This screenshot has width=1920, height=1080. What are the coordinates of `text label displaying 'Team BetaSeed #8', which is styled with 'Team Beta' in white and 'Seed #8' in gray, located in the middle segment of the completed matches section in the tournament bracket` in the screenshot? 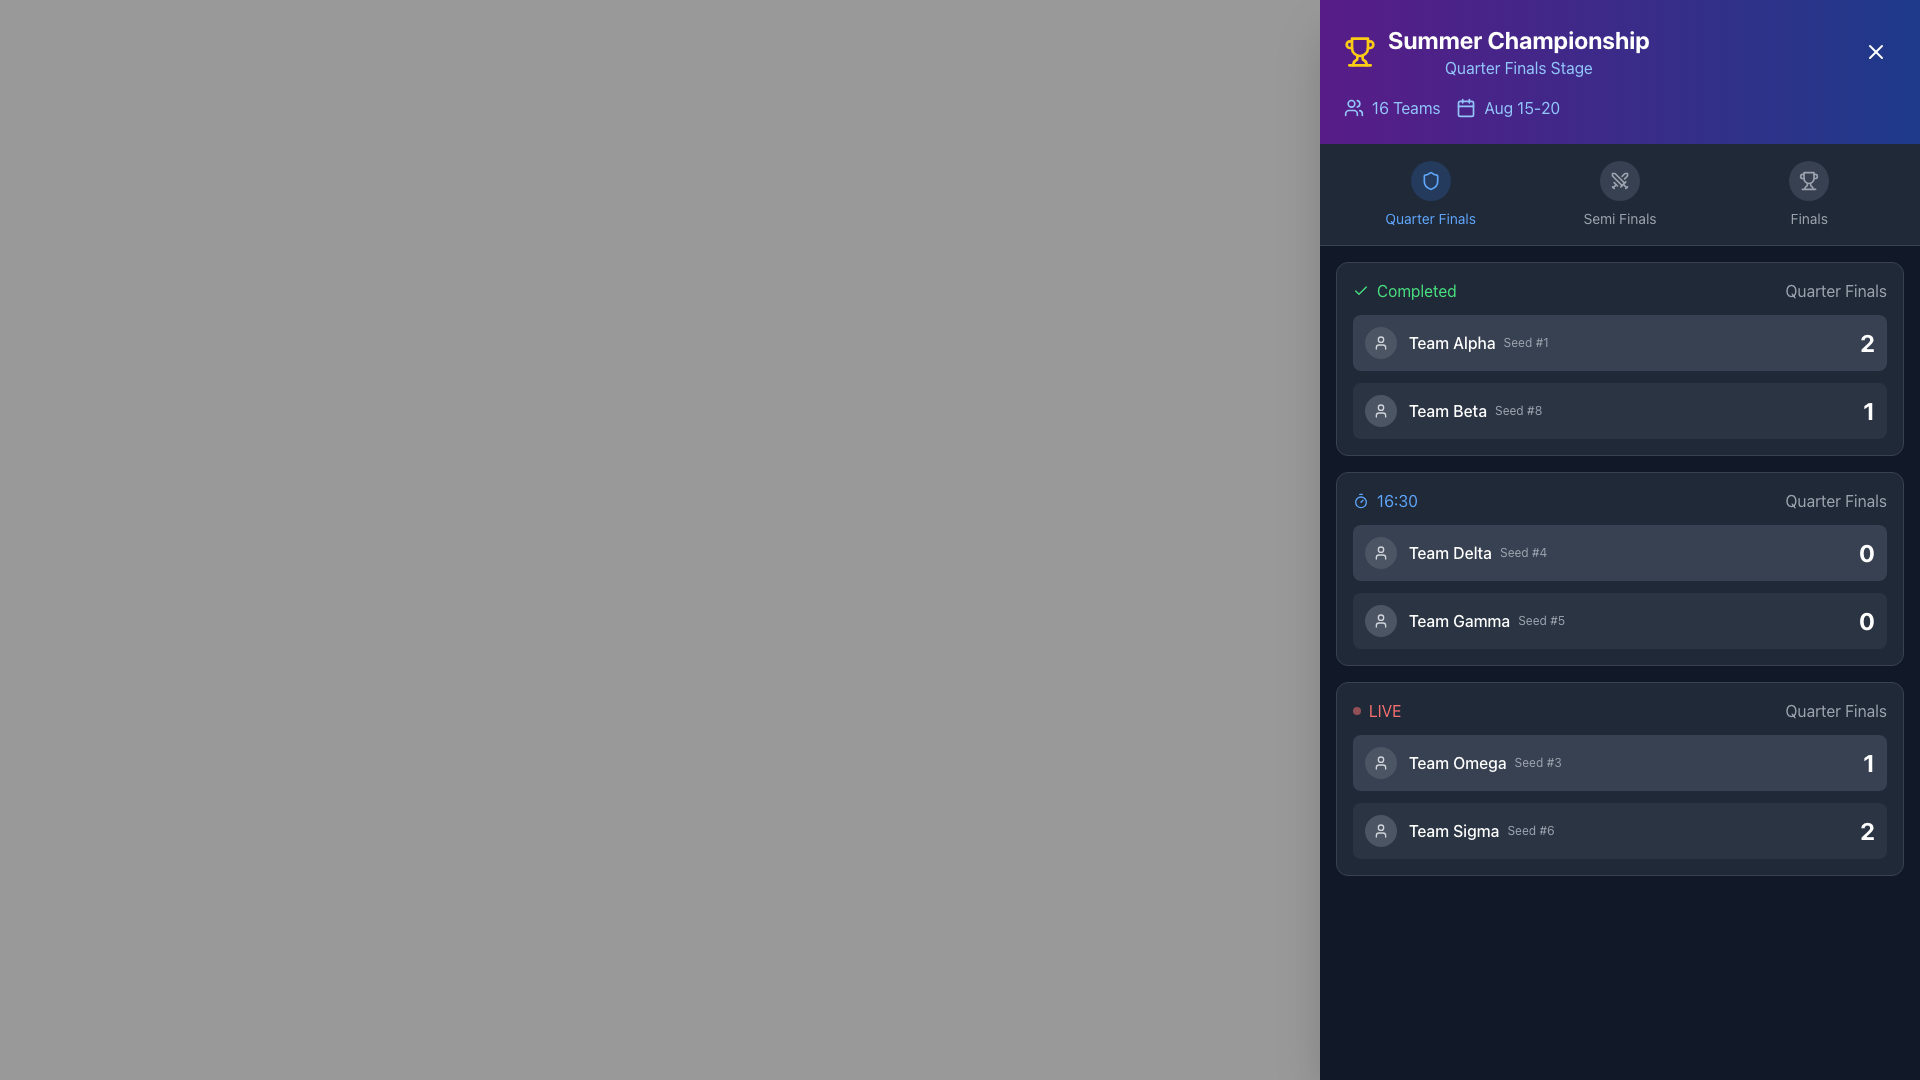 It's located at (1475, 410).